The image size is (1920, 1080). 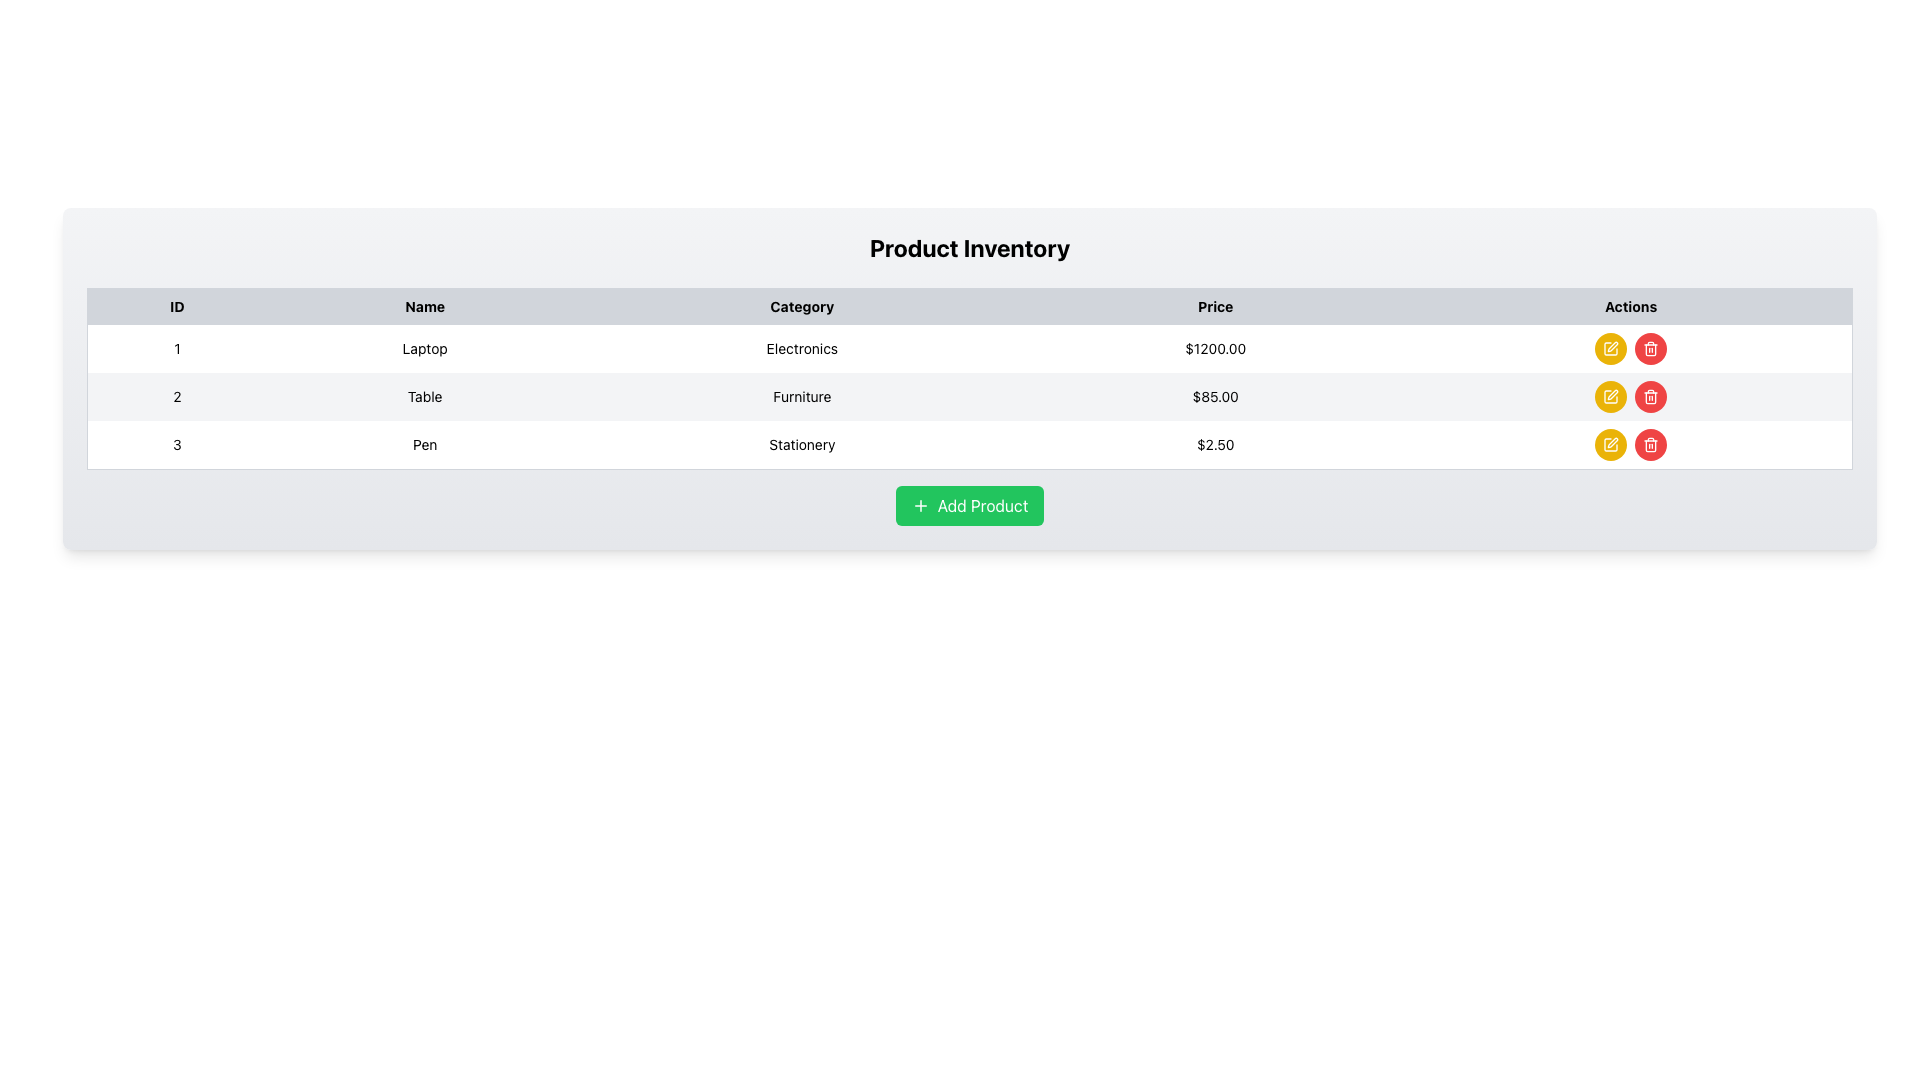 What do you see at coordinates (969, 504) in the screenshot?
I see `the button used to add a new product to the inventory list, located beneath the 'Product Inventory' table` at bounding box center [969, 504].